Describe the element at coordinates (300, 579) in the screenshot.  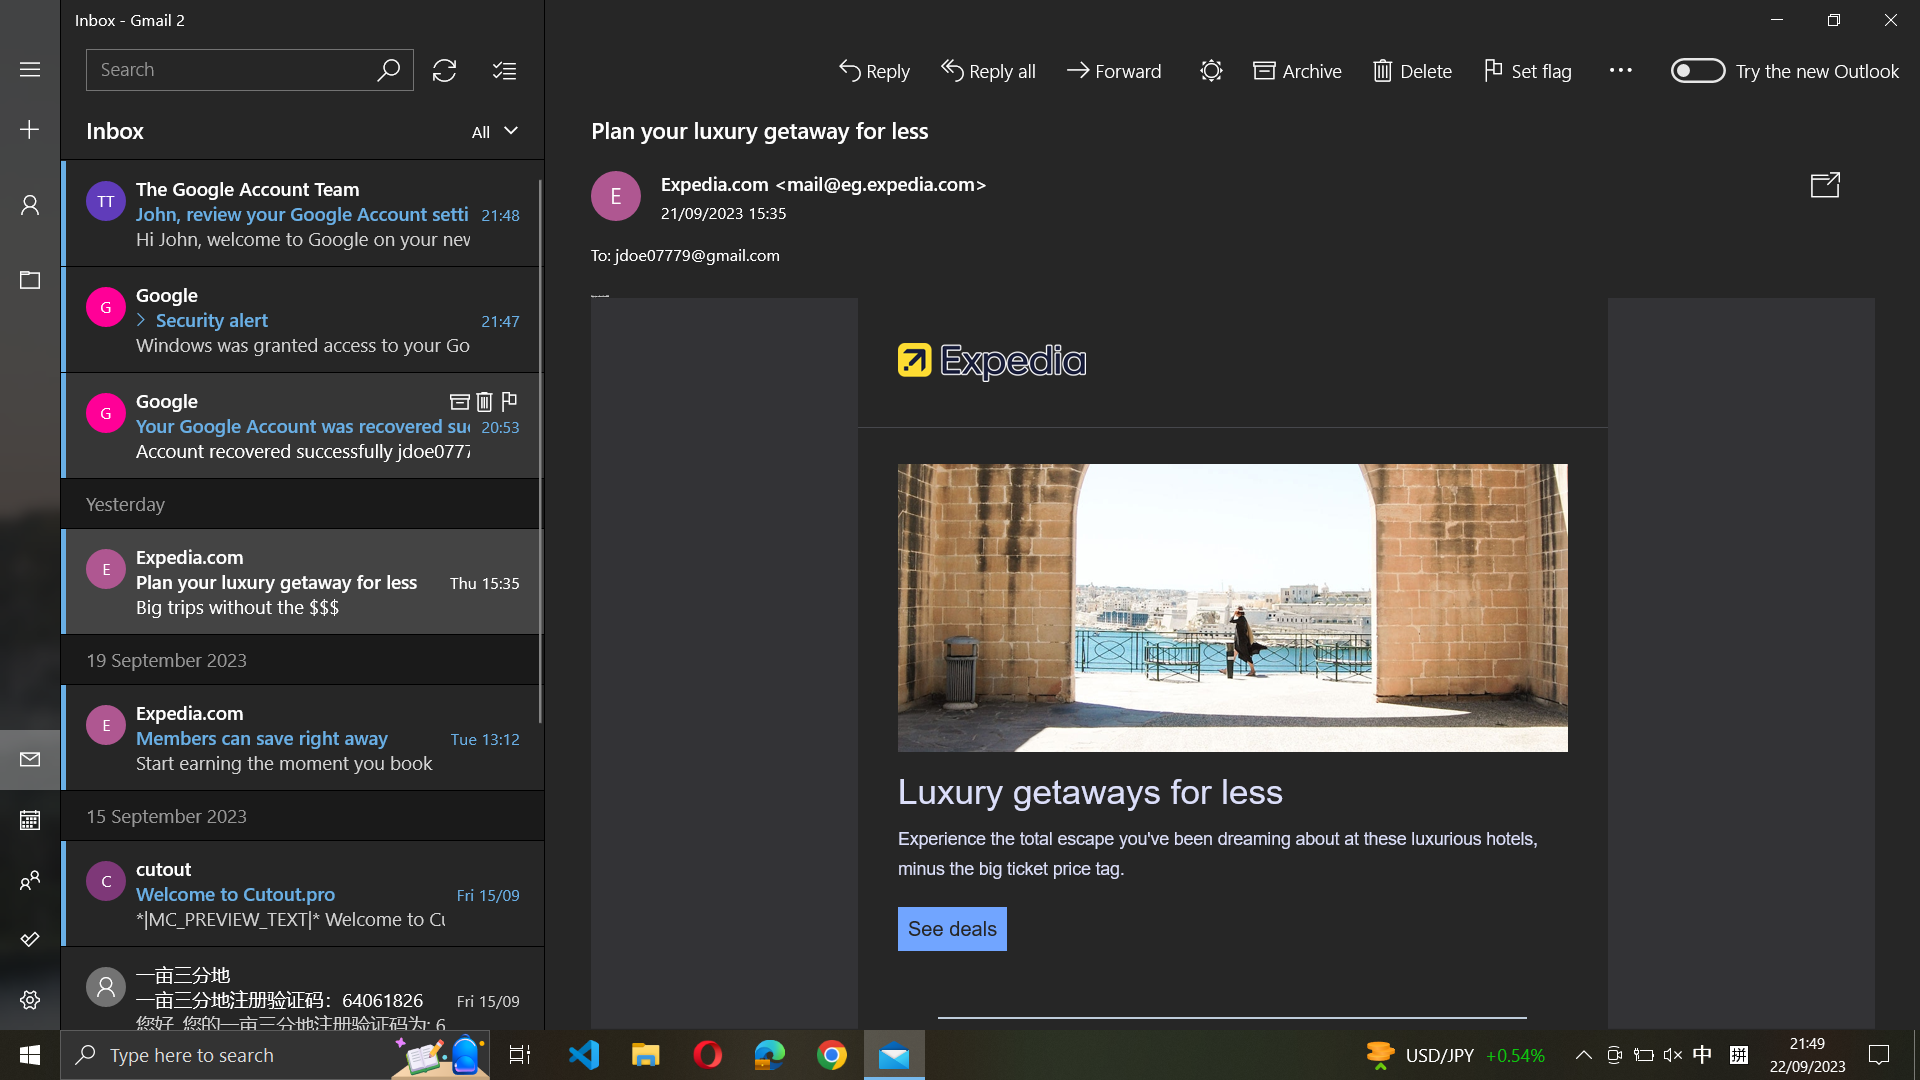
I see `Send on an email received from Expedia.com yesterday` at that location.